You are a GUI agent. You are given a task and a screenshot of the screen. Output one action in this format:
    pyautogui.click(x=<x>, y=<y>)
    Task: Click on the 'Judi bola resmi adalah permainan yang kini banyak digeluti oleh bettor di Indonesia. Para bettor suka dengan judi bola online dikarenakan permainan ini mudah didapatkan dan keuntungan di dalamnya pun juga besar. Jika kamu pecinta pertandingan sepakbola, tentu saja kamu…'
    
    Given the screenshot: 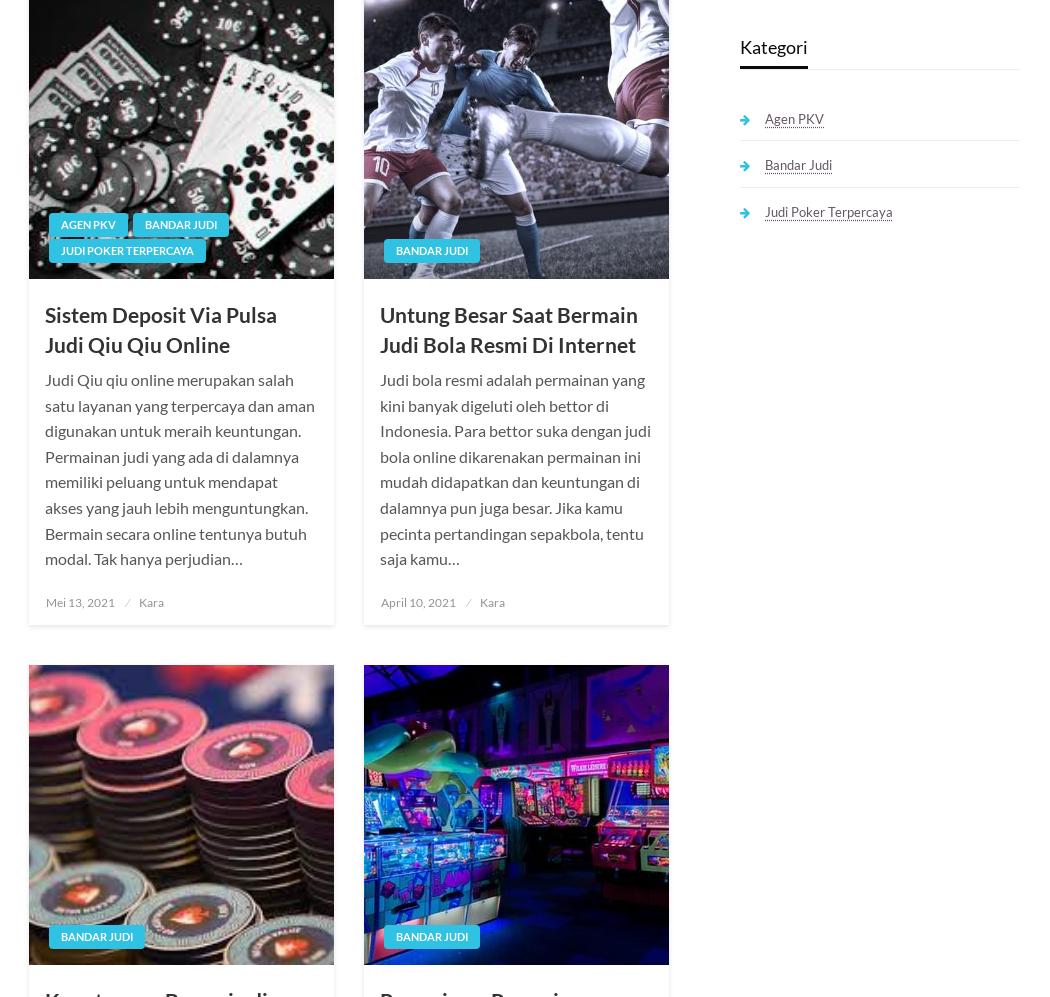 What is the action you would take?
    pyautogui.click(x=514, y=468)
    